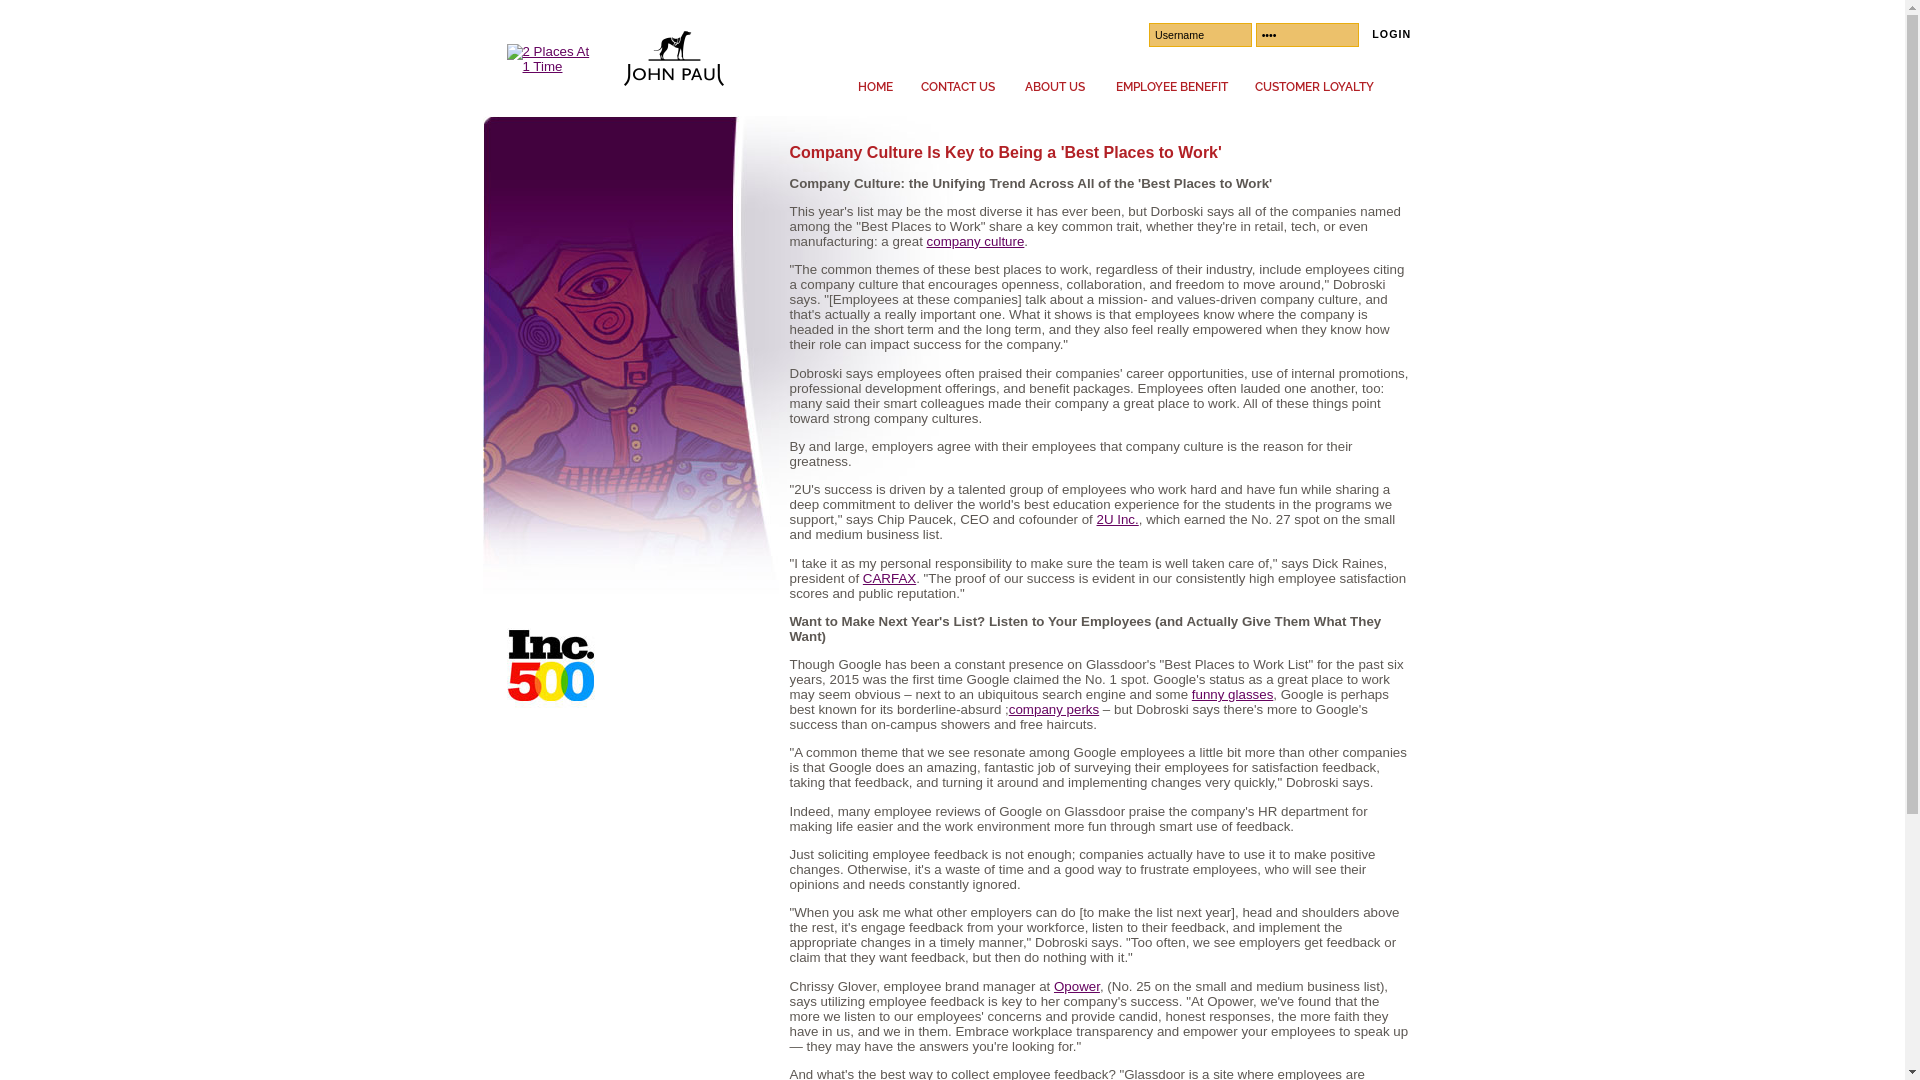 The image size is (1920, 1080). I want to click on '2U Inc.', so click(1096, 518).